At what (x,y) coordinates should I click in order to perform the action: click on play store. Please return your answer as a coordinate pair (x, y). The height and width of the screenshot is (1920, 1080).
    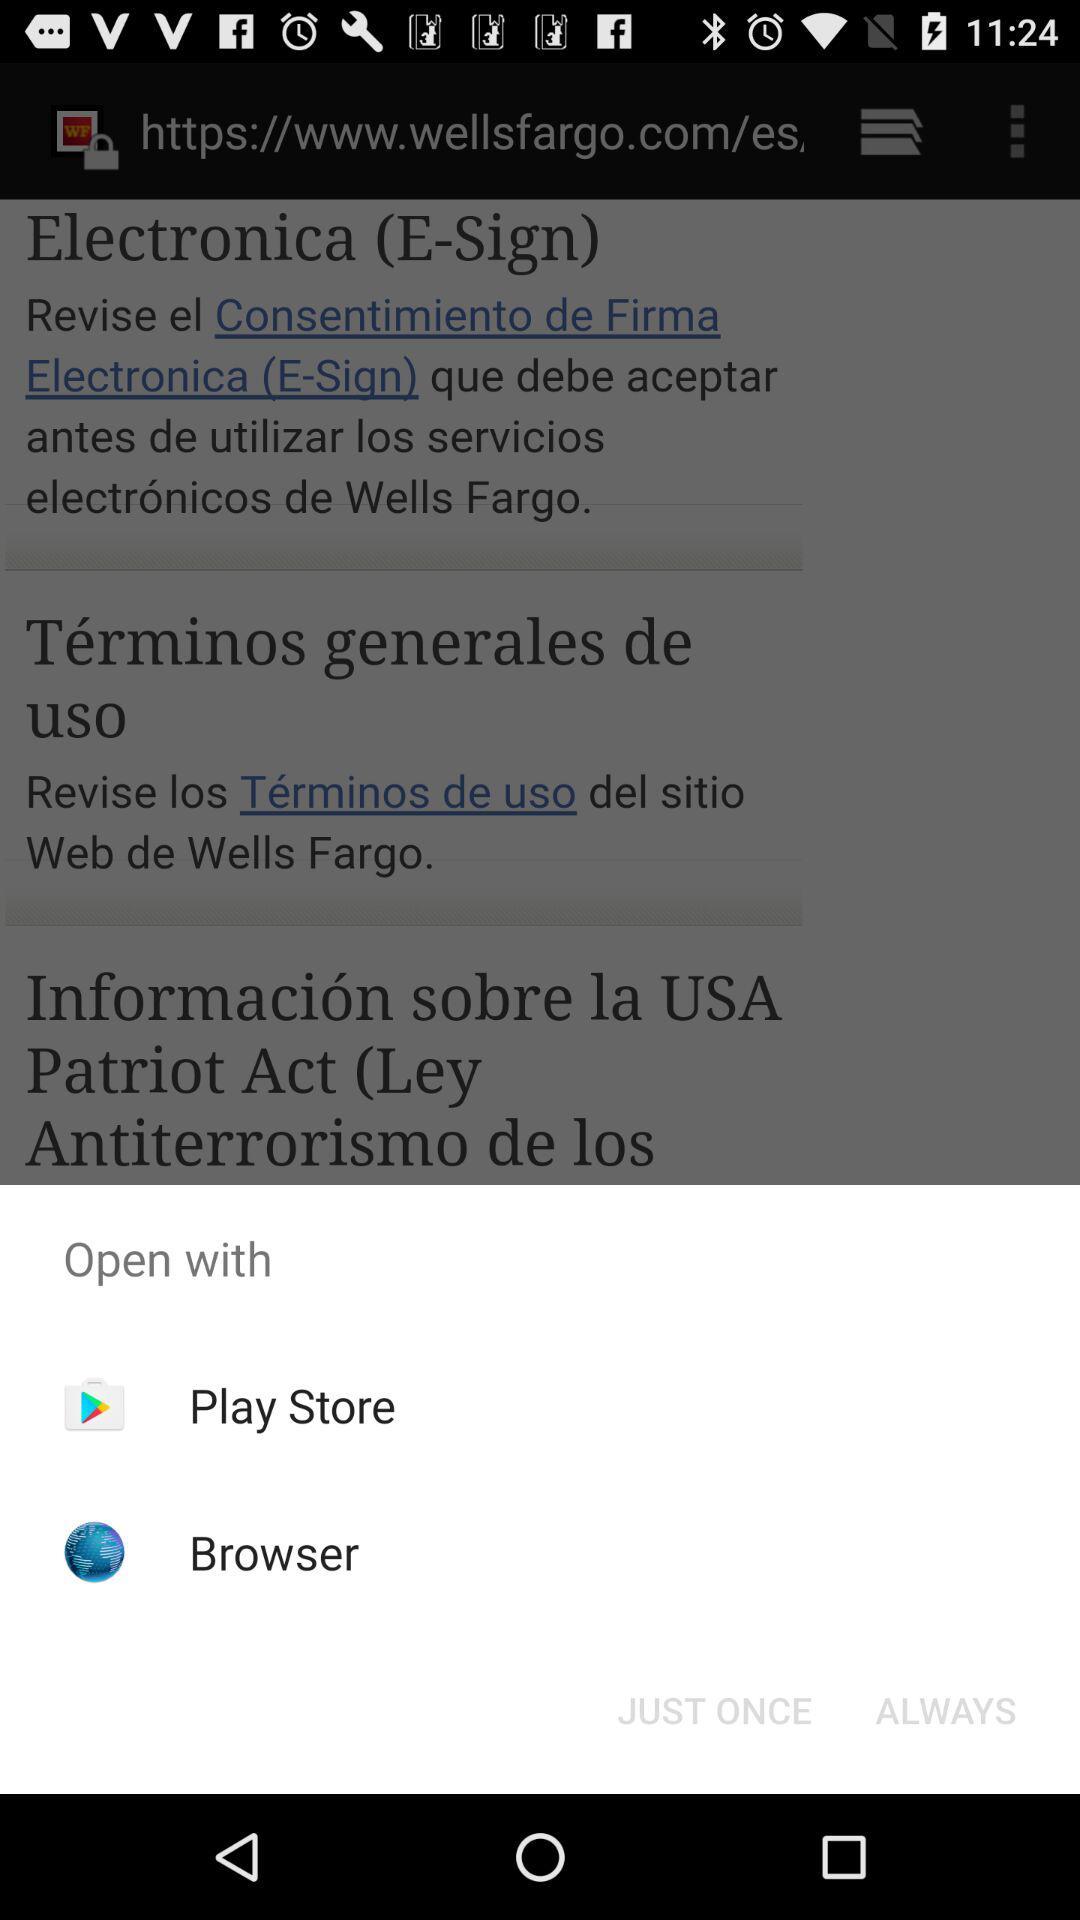
    Looking at the image, I should click on (292, 1404).